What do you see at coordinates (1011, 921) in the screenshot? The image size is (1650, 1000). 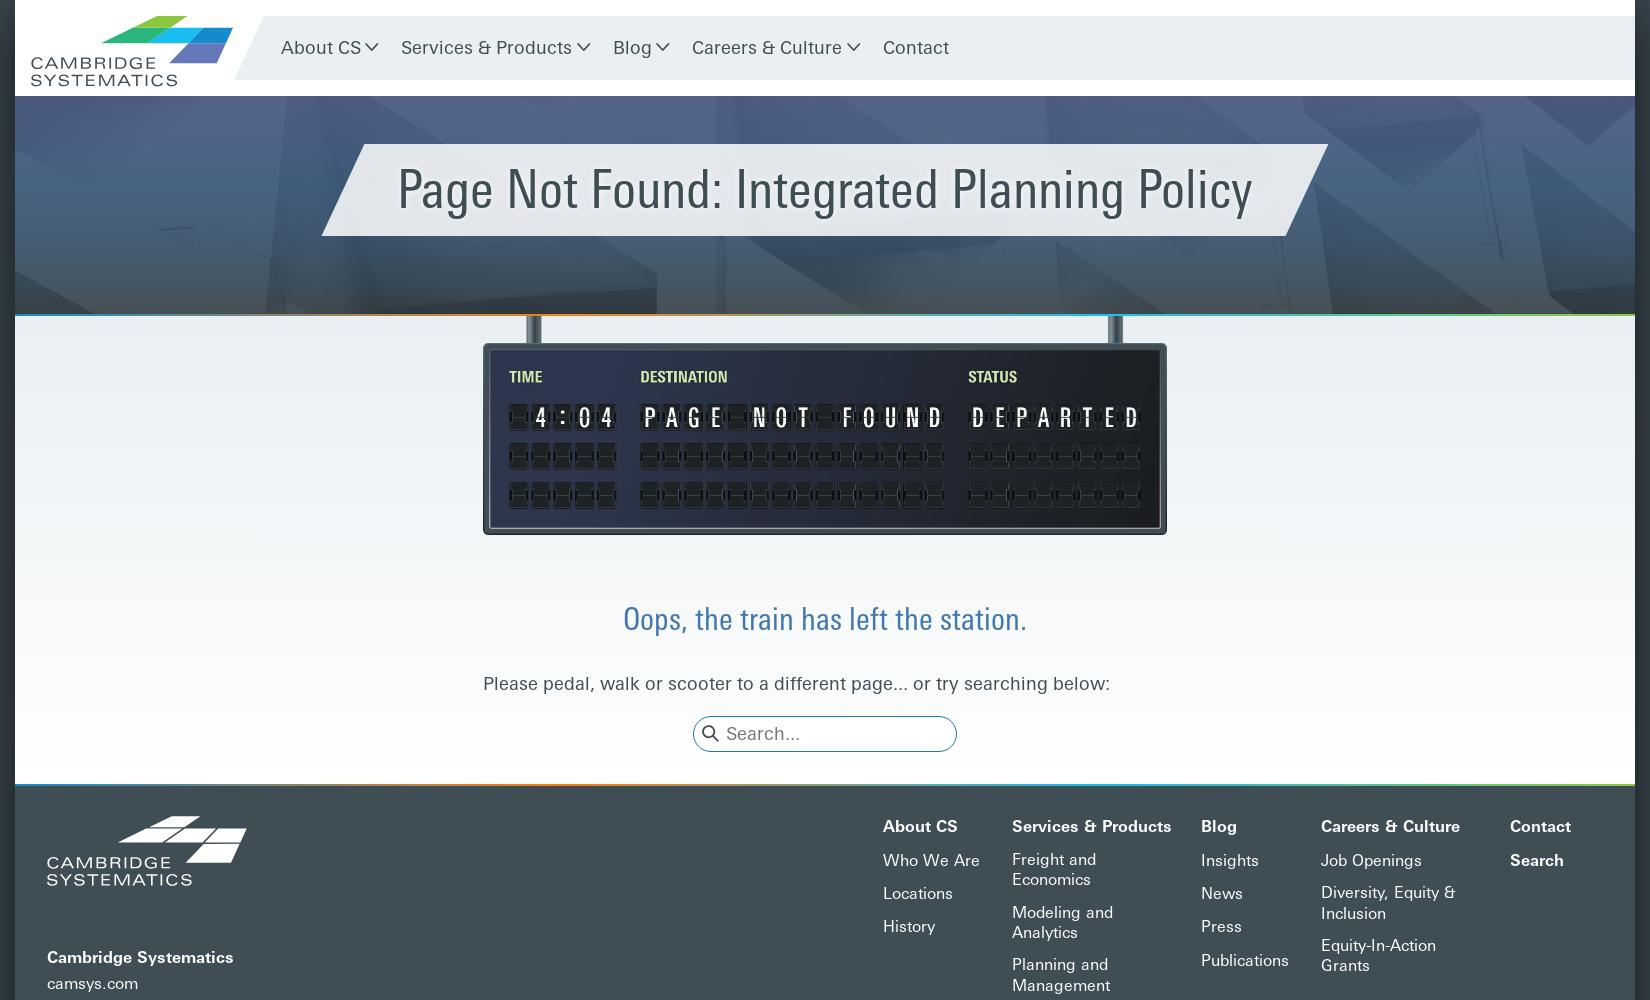 I see `'Modeling and Analytics'` at bounding box center [1011, 921].